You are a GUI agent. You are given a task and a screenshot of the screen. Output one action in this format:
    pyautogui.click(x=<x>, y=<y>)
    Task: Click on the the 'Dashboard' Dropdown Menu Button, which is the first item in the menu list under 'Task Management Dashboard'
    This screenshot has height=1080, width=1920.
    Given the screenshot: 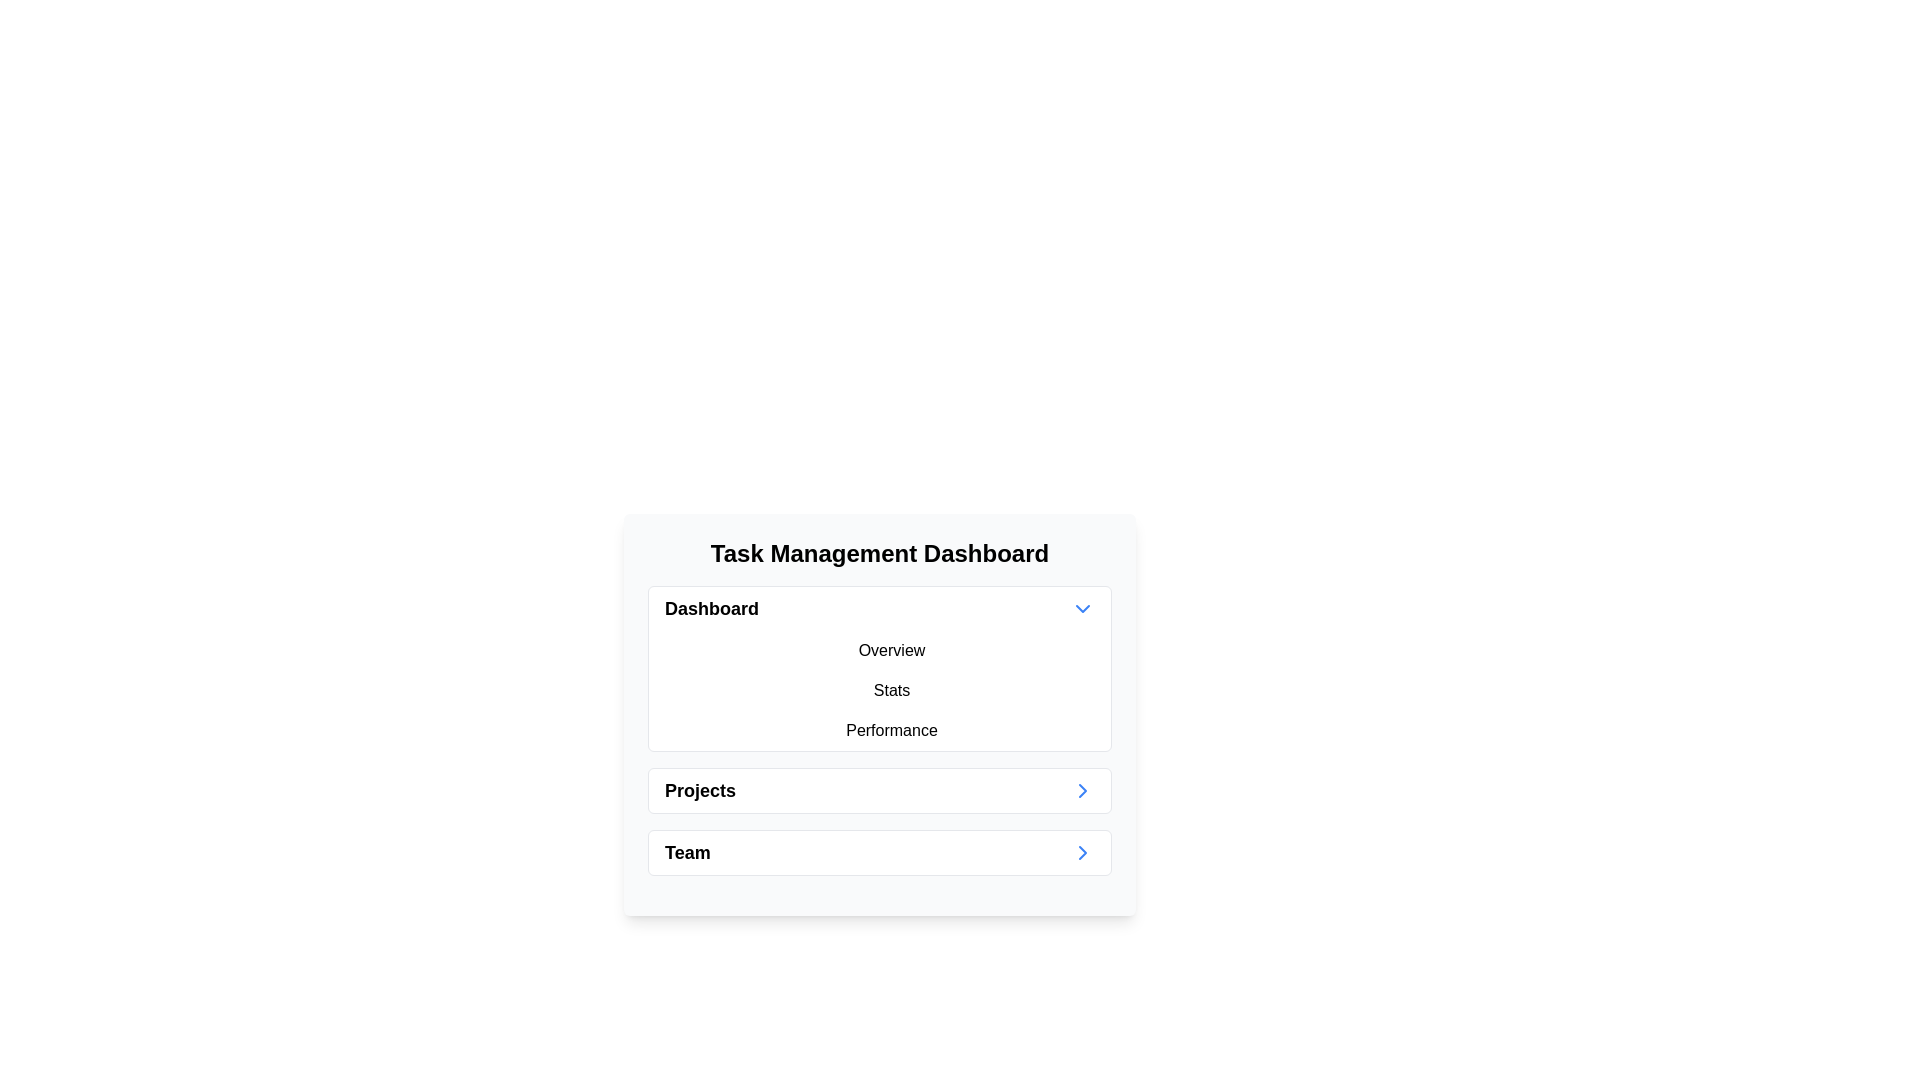 What is the action you would take?
    pyautogui.click(x=879, y=608)
    